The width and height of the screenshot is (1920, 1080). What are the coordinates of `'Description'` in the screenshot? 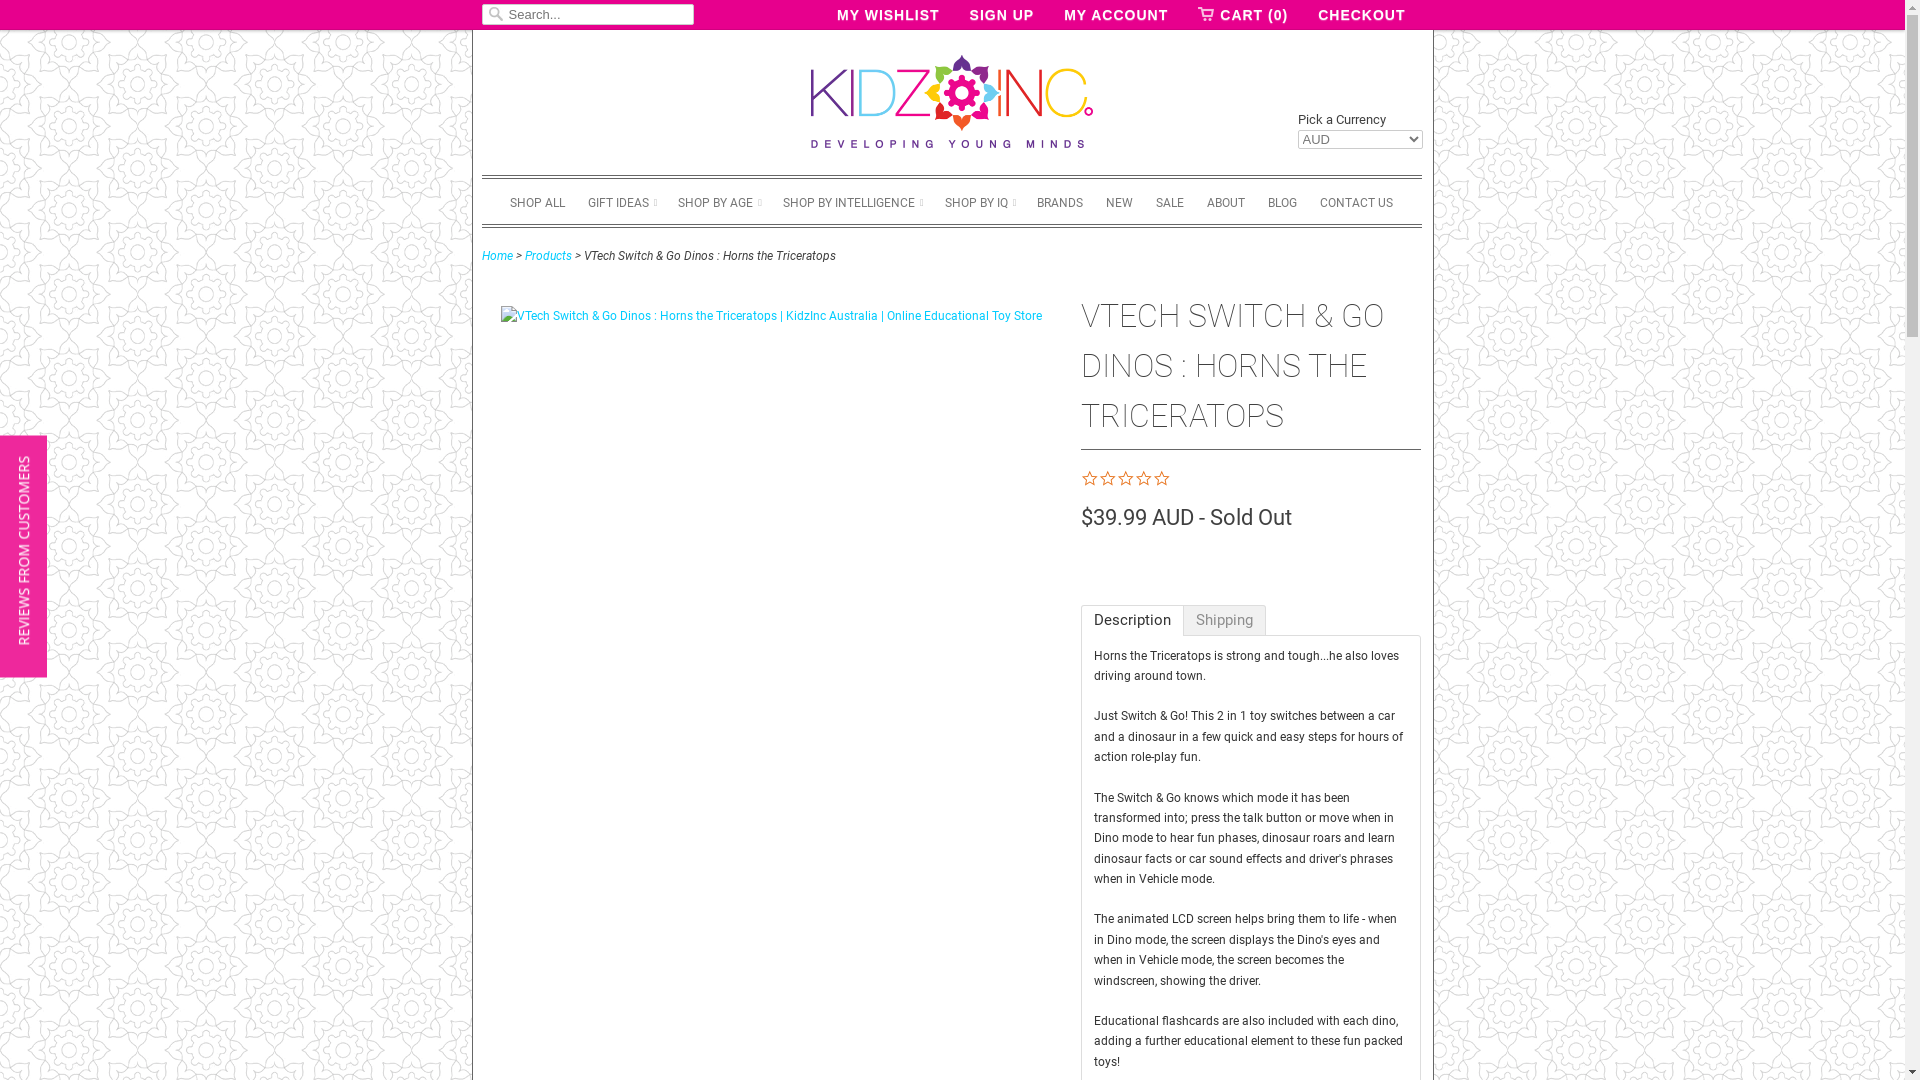 It's located at (1131, 619).